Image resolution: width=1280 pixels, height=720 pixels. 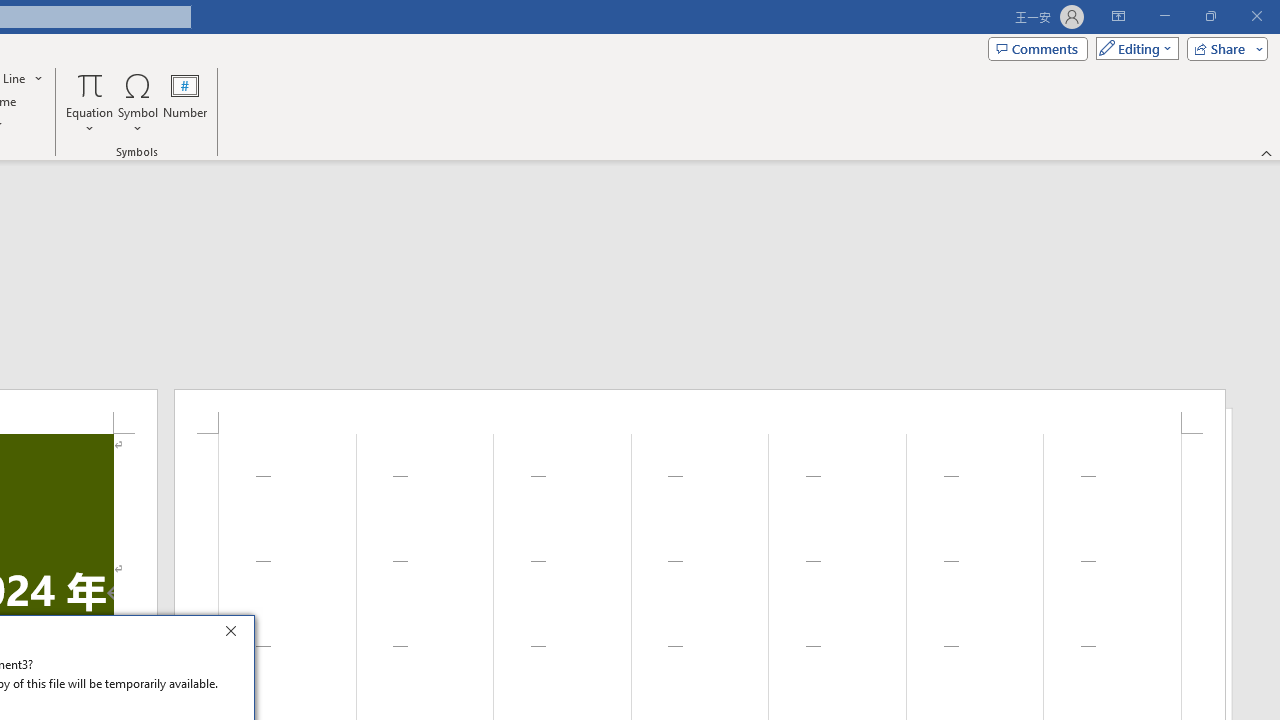 I want to click on 'Symbol', so click(x=137, y=103).